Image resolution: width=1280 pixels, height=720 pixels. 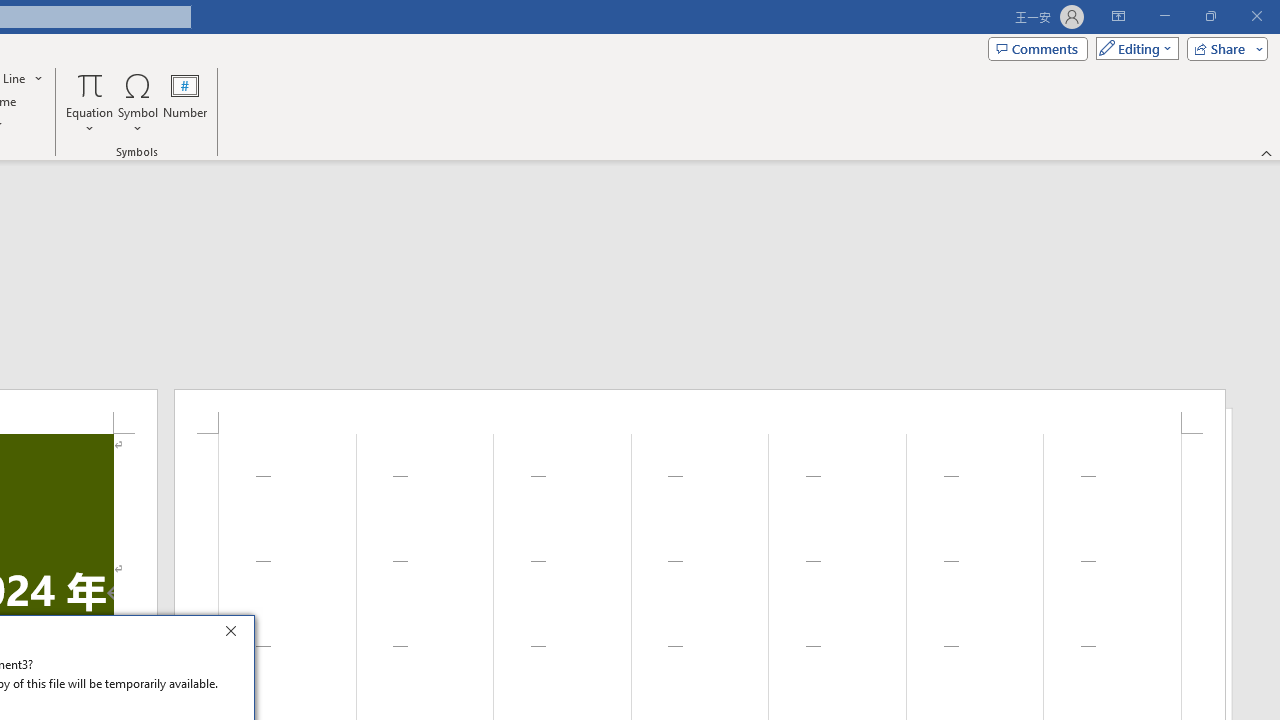 I want to click on 'Symbol', so click(x=137, y=103).